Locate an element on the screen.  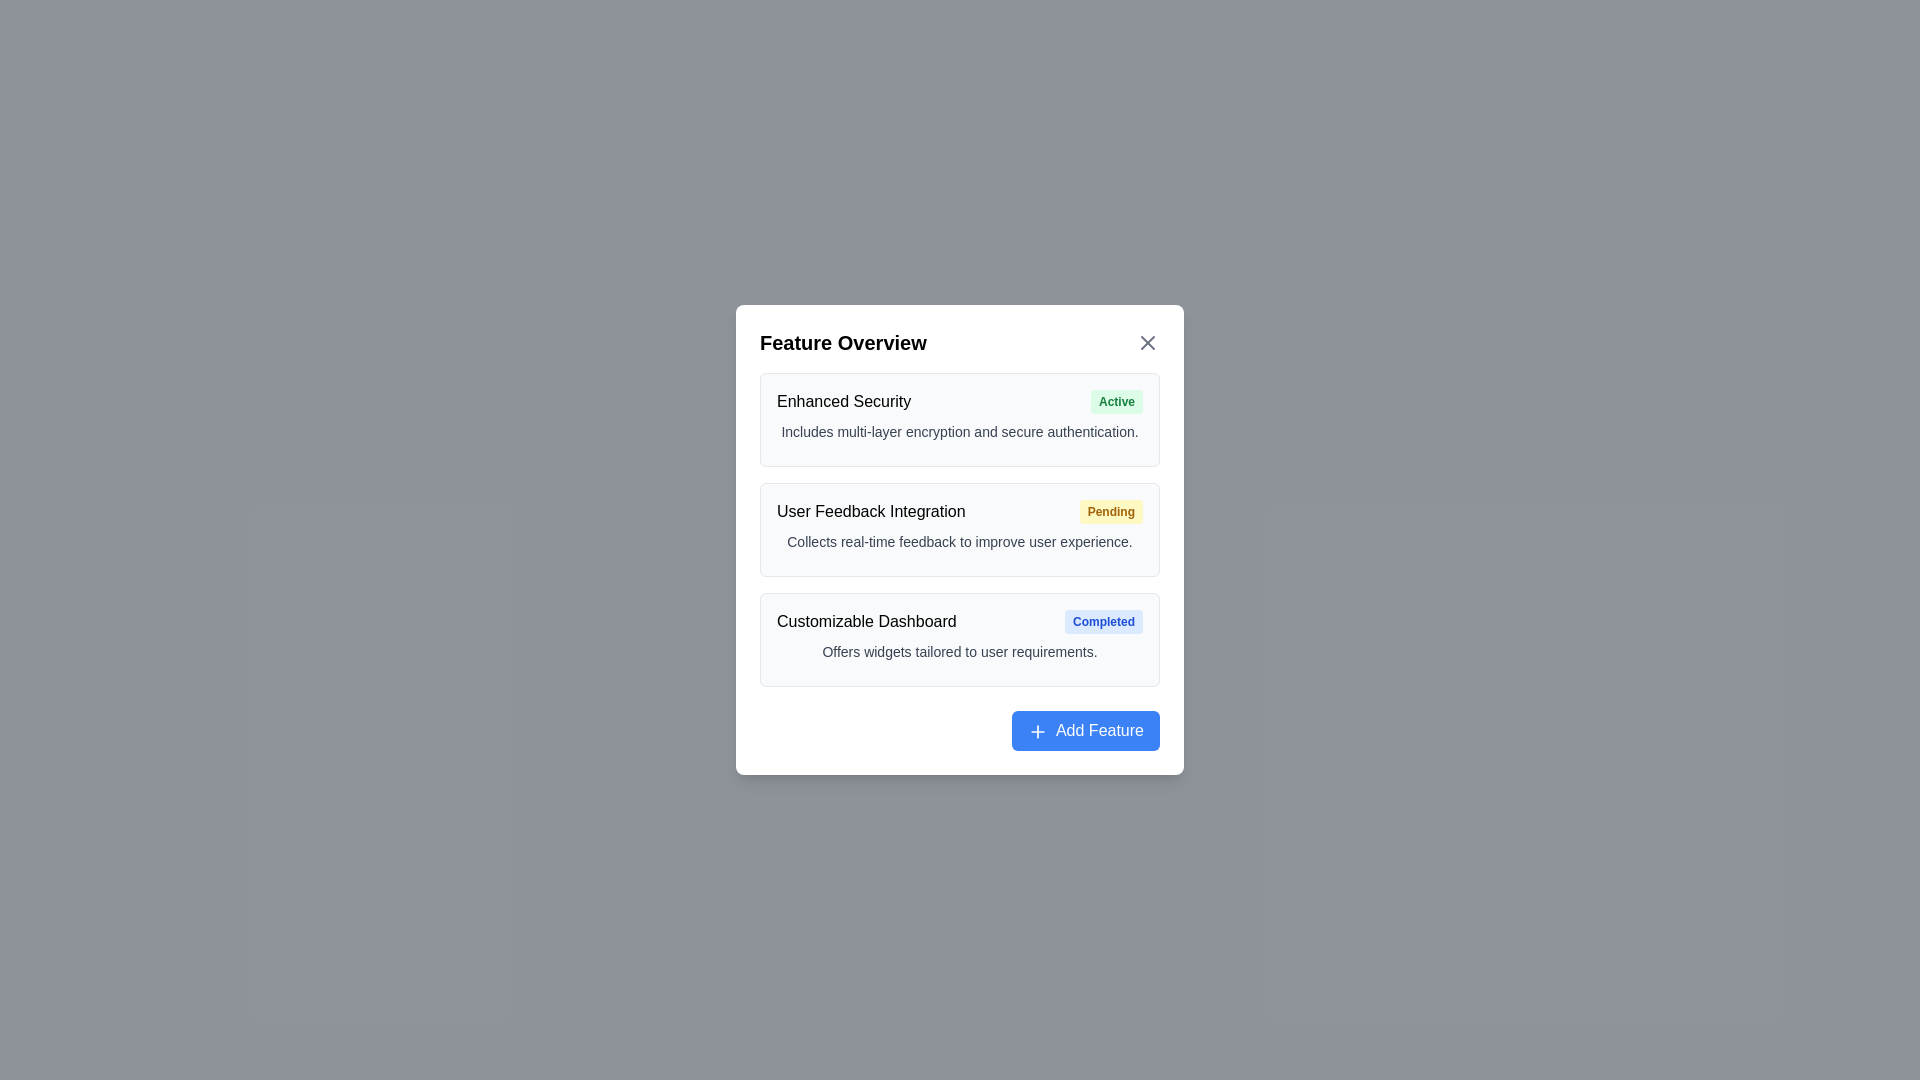
the 'Enhanced Security' text label which is left-aligned in the feature overview modal is located at coordinates (844, 401).